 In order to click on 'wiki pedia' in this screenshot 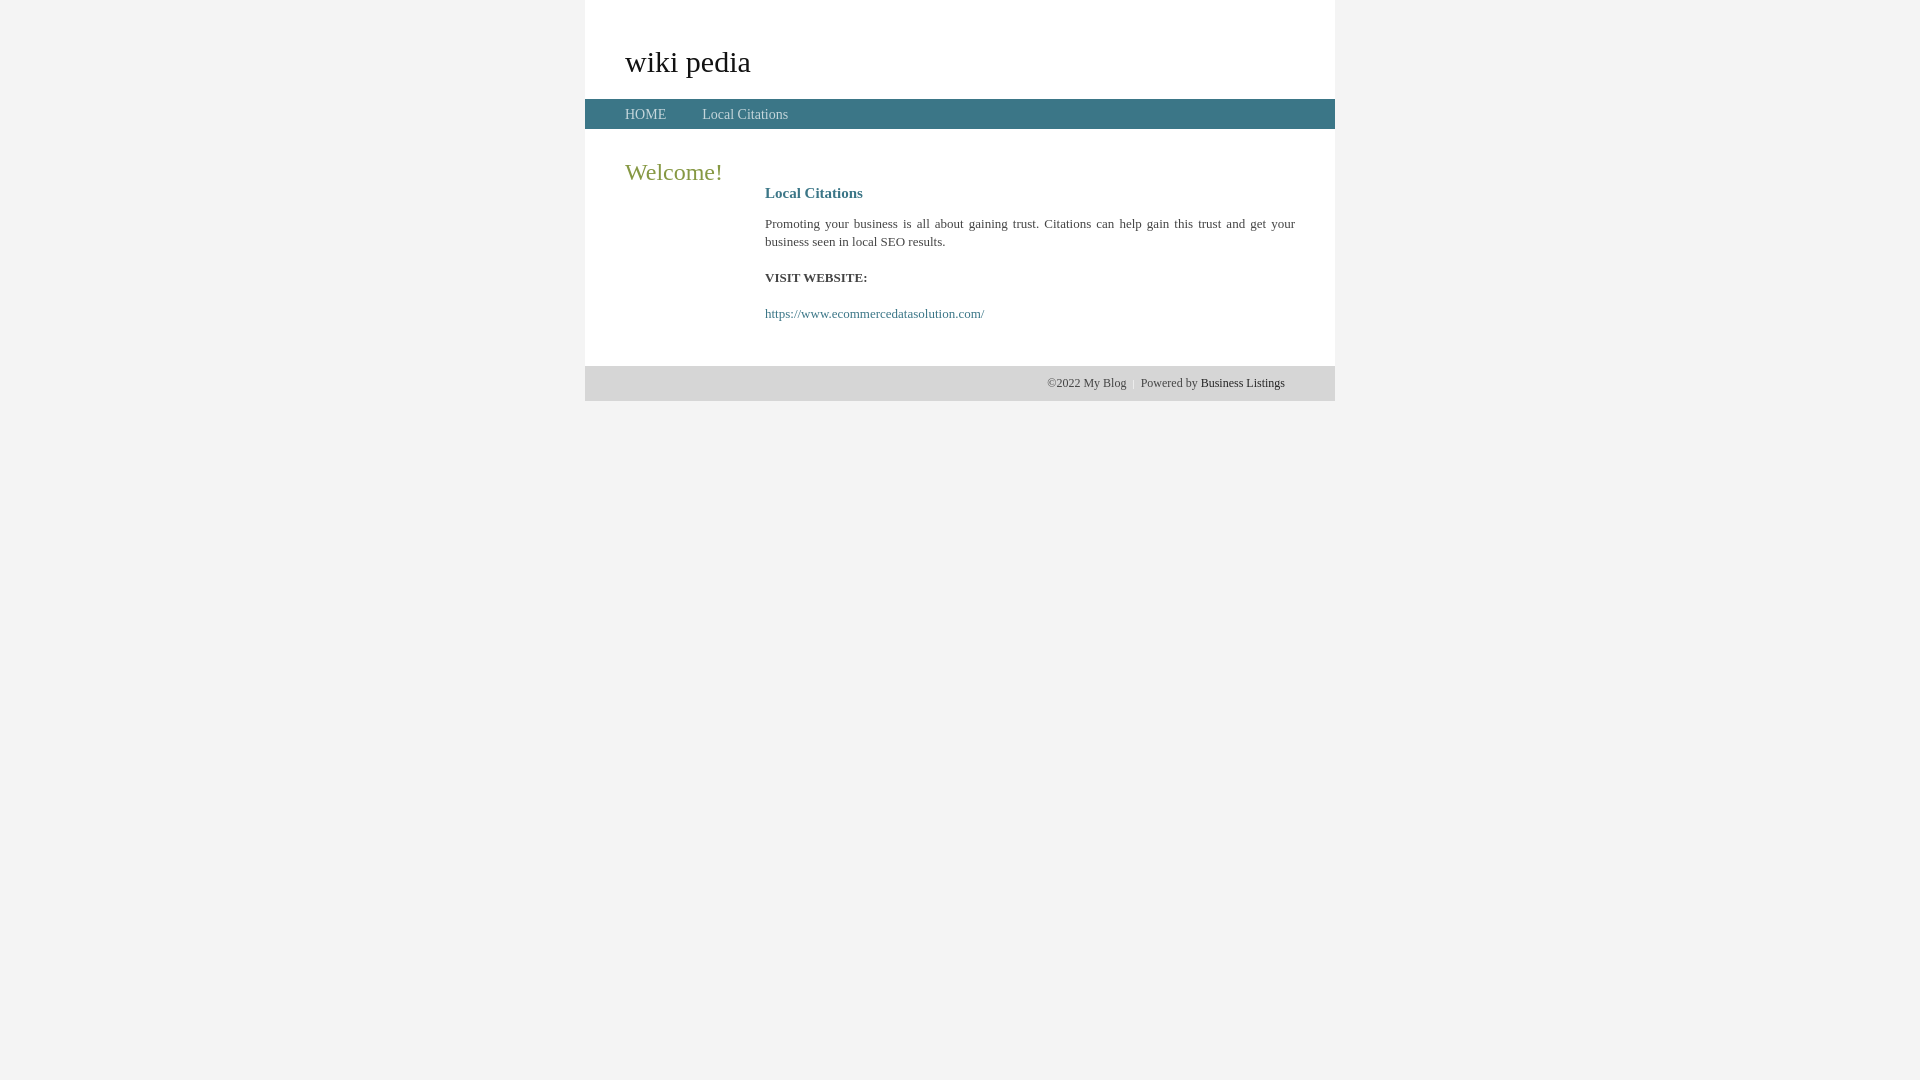, I will do `click(687, 60)`.